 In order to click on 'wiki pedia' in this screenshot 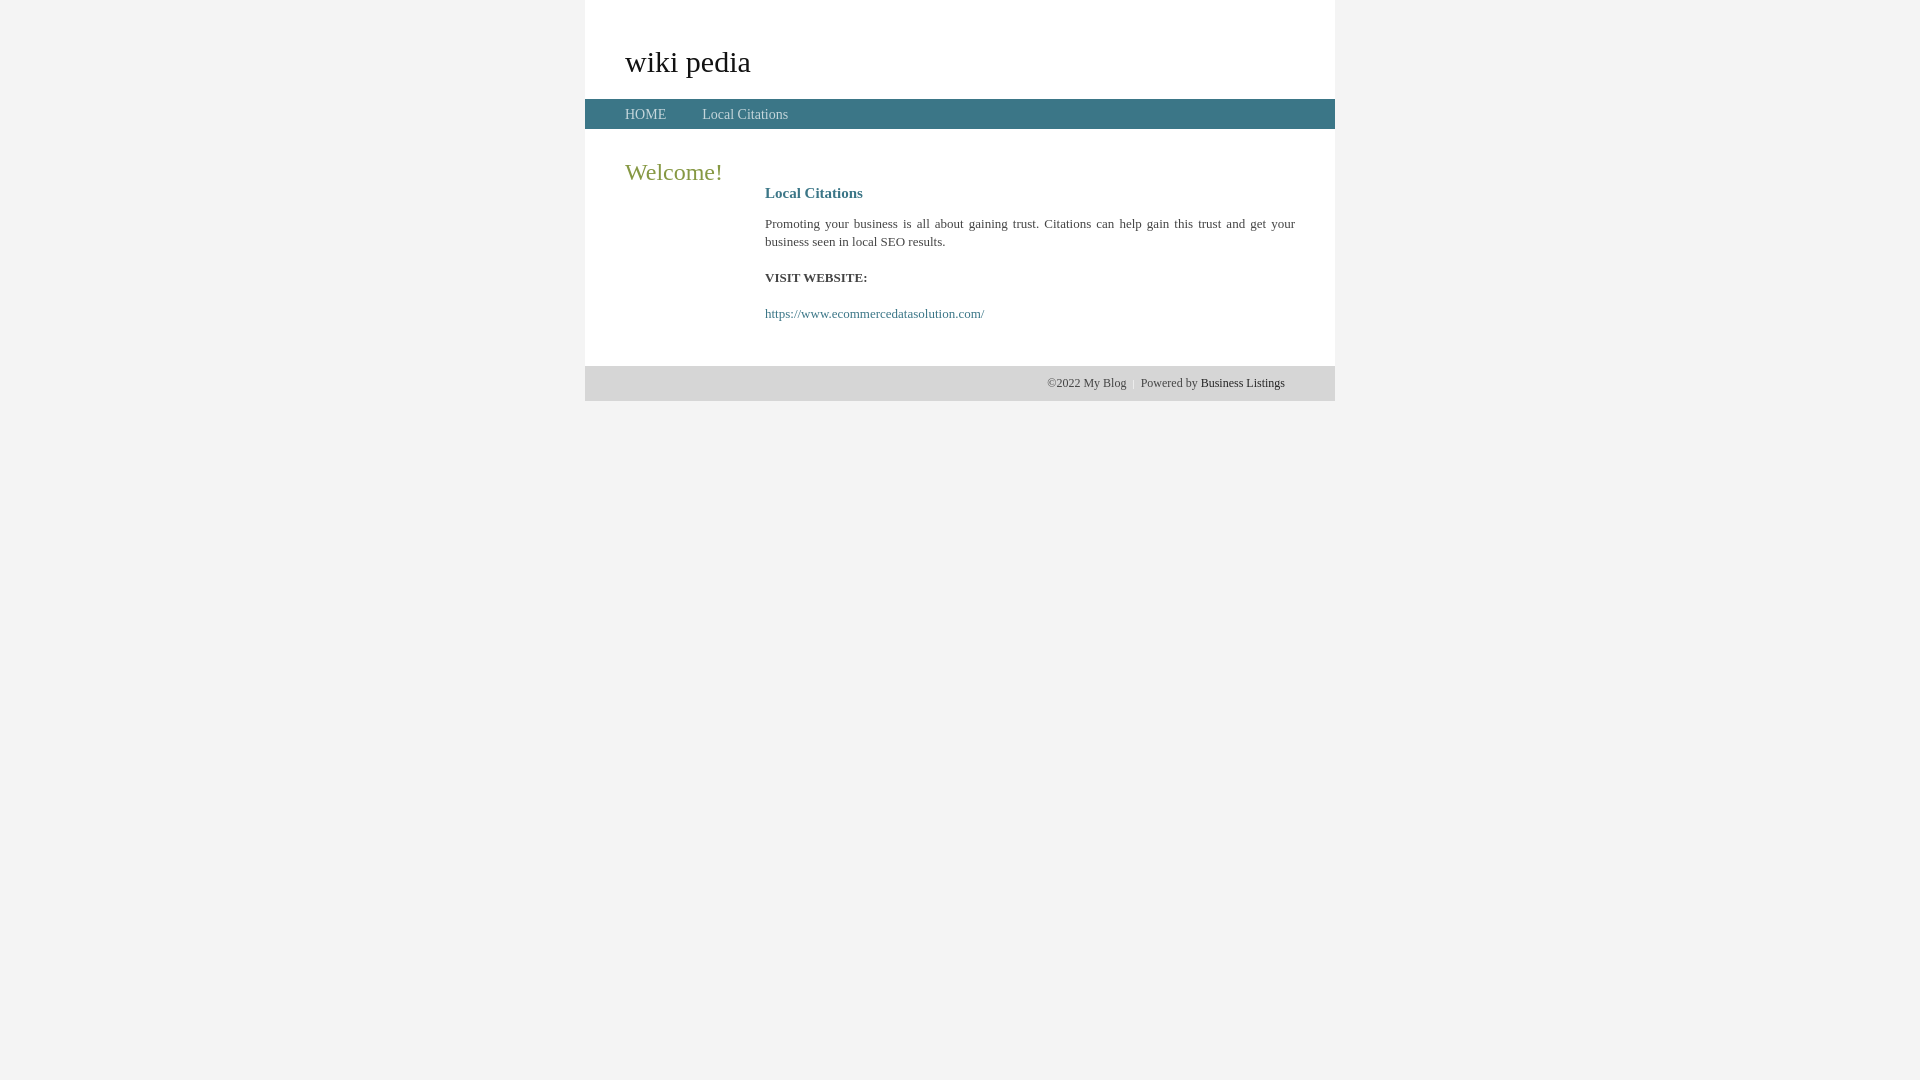, I will do `click(687, 60)`.